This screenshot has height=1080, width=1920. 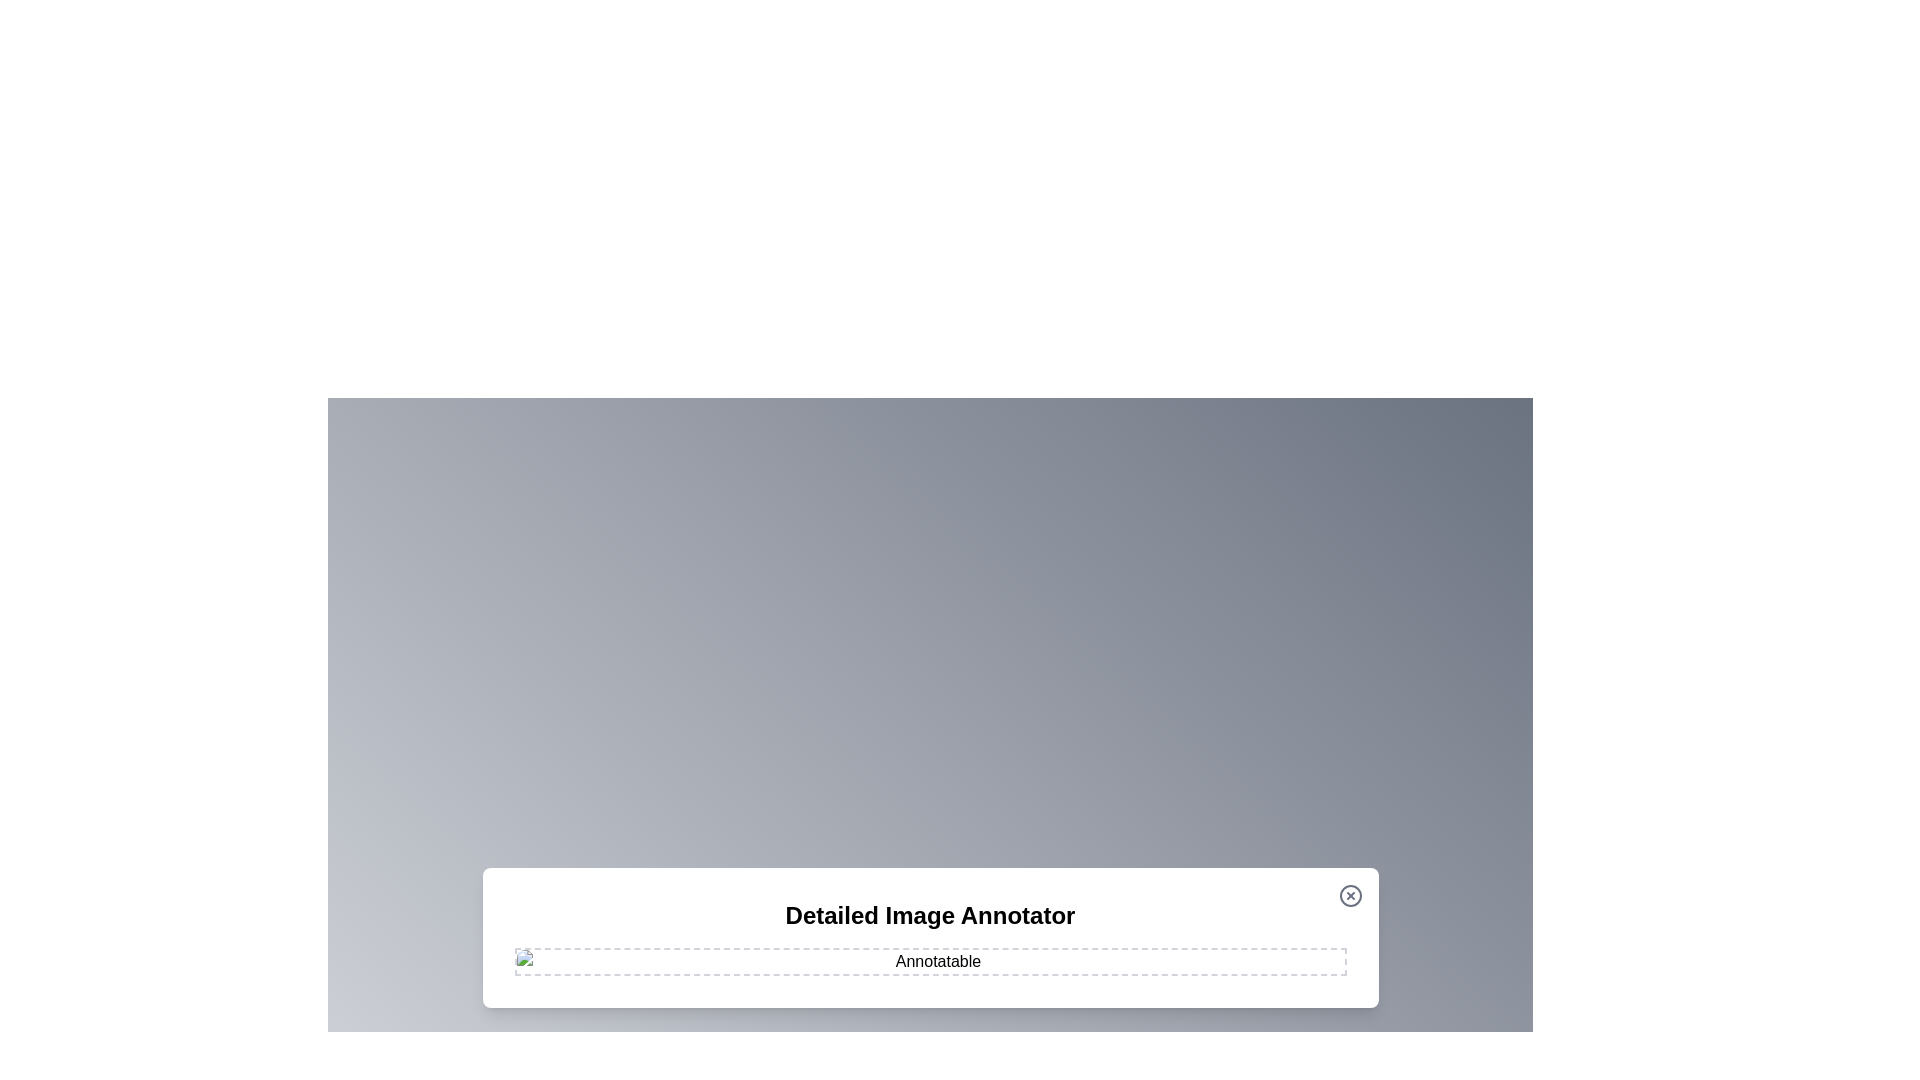 I want to click on the image at coordinates (1070, 957) to add an annotation, so click(x=1069, y=955).